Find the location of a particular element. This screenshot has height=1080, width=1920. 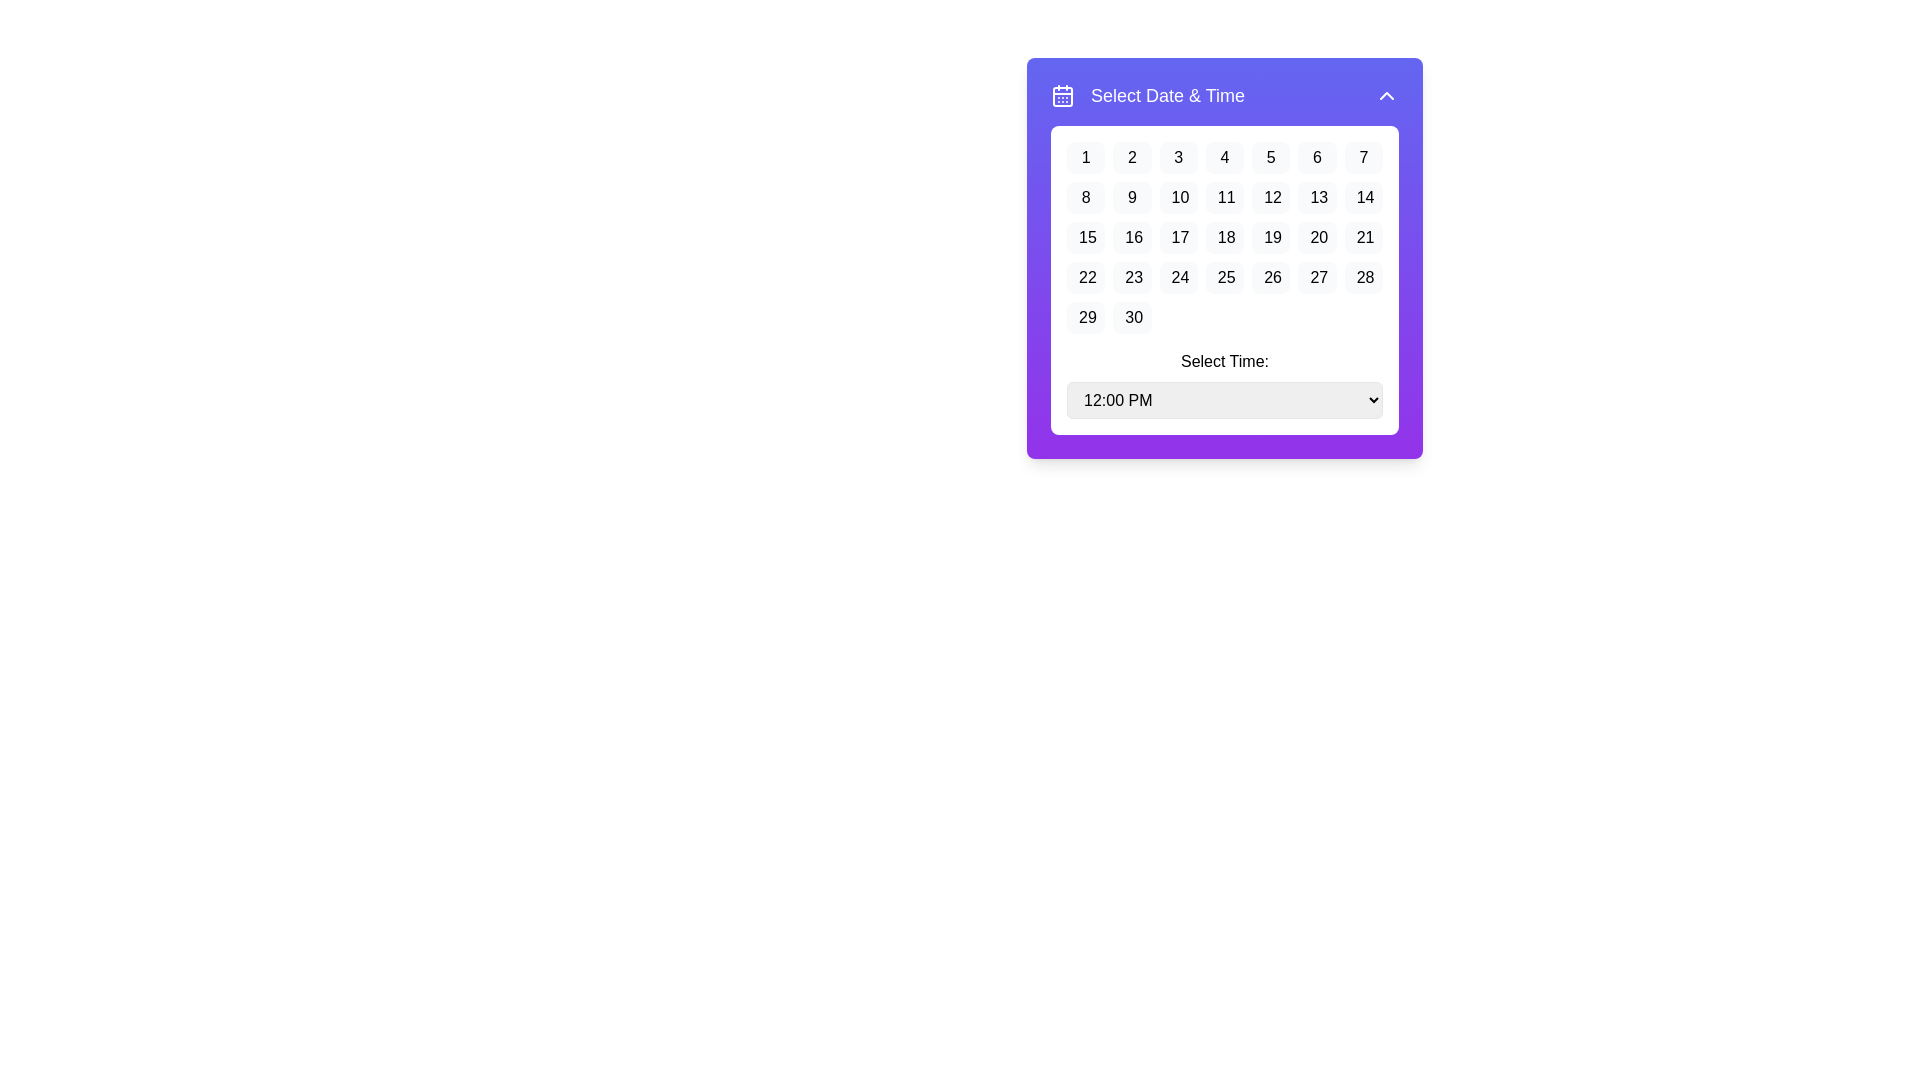

the selectable date button for the 16th day in the calendar interface is located at coordinates (1132, 237).